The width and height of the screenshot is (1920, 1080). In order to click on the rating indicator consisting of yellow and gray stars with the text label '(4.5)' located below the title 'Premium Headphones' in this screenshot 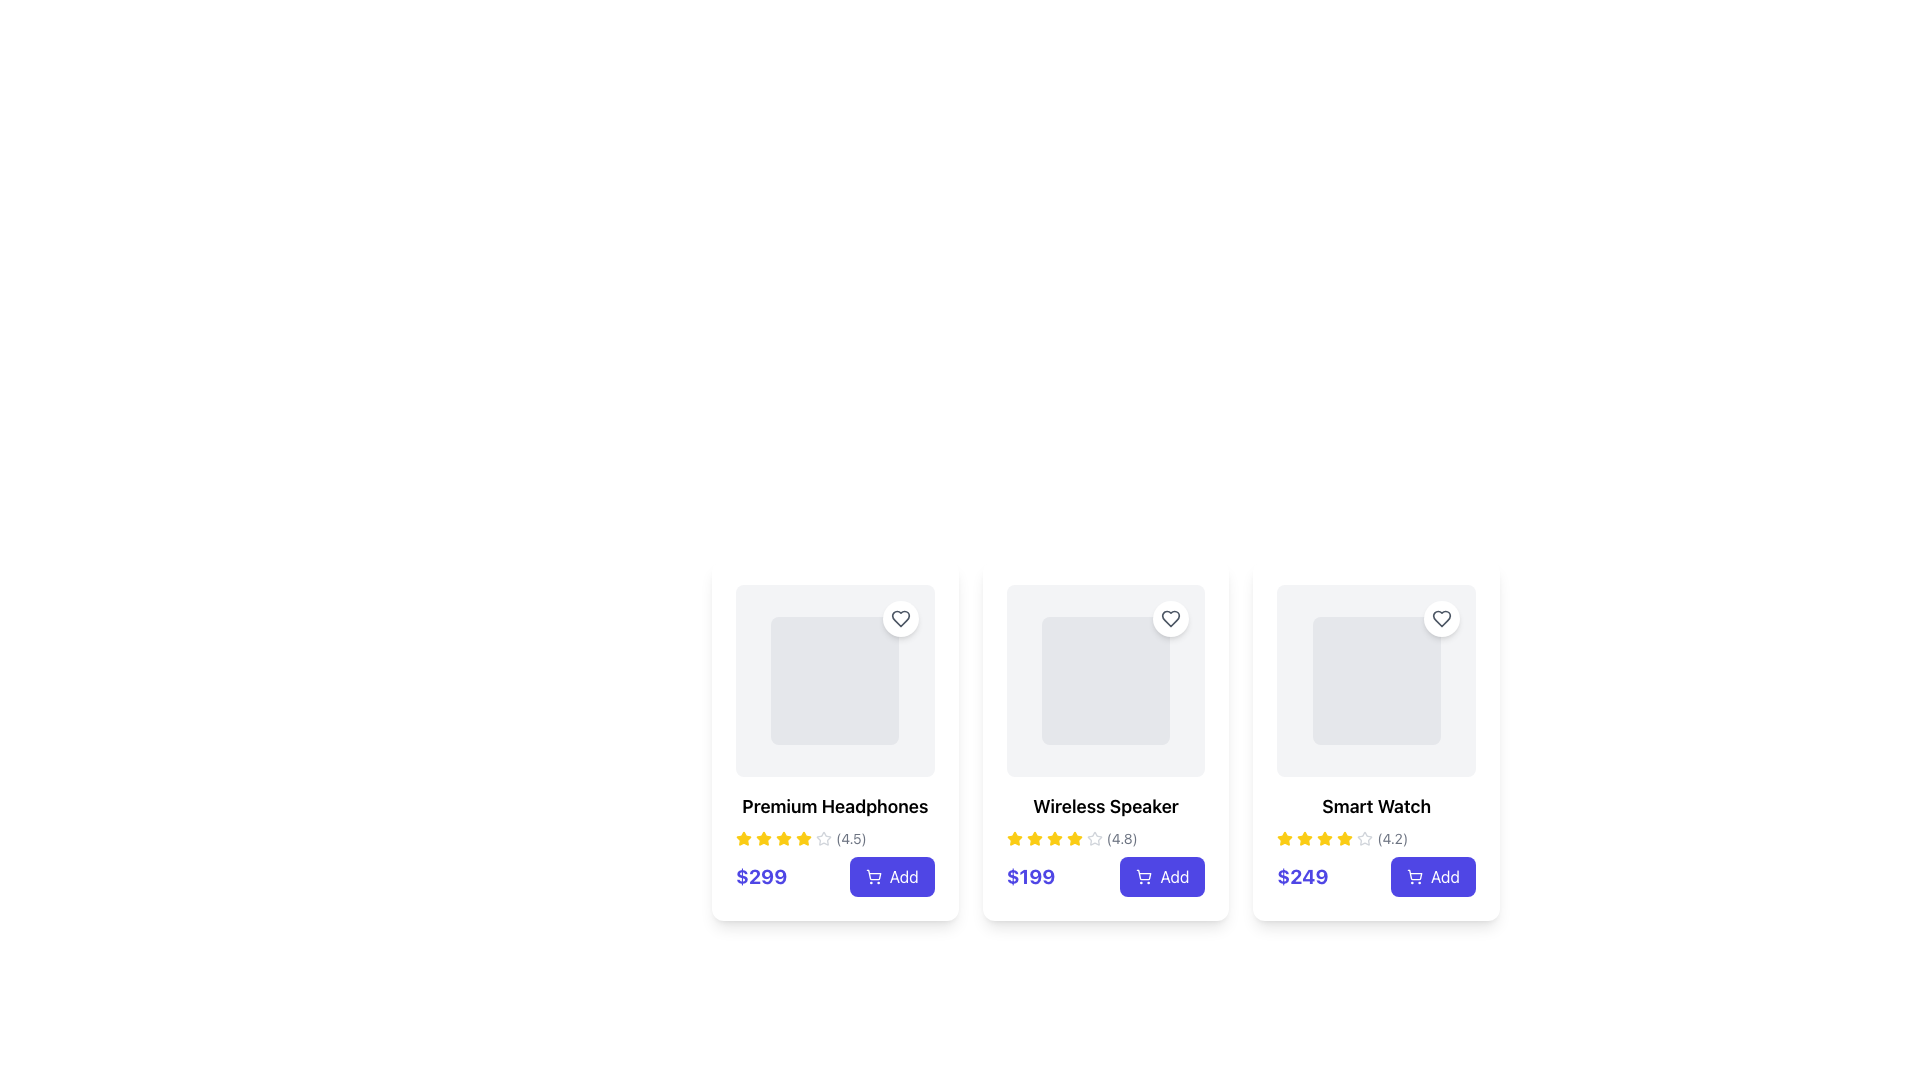, I will do `click(835, 839)`.